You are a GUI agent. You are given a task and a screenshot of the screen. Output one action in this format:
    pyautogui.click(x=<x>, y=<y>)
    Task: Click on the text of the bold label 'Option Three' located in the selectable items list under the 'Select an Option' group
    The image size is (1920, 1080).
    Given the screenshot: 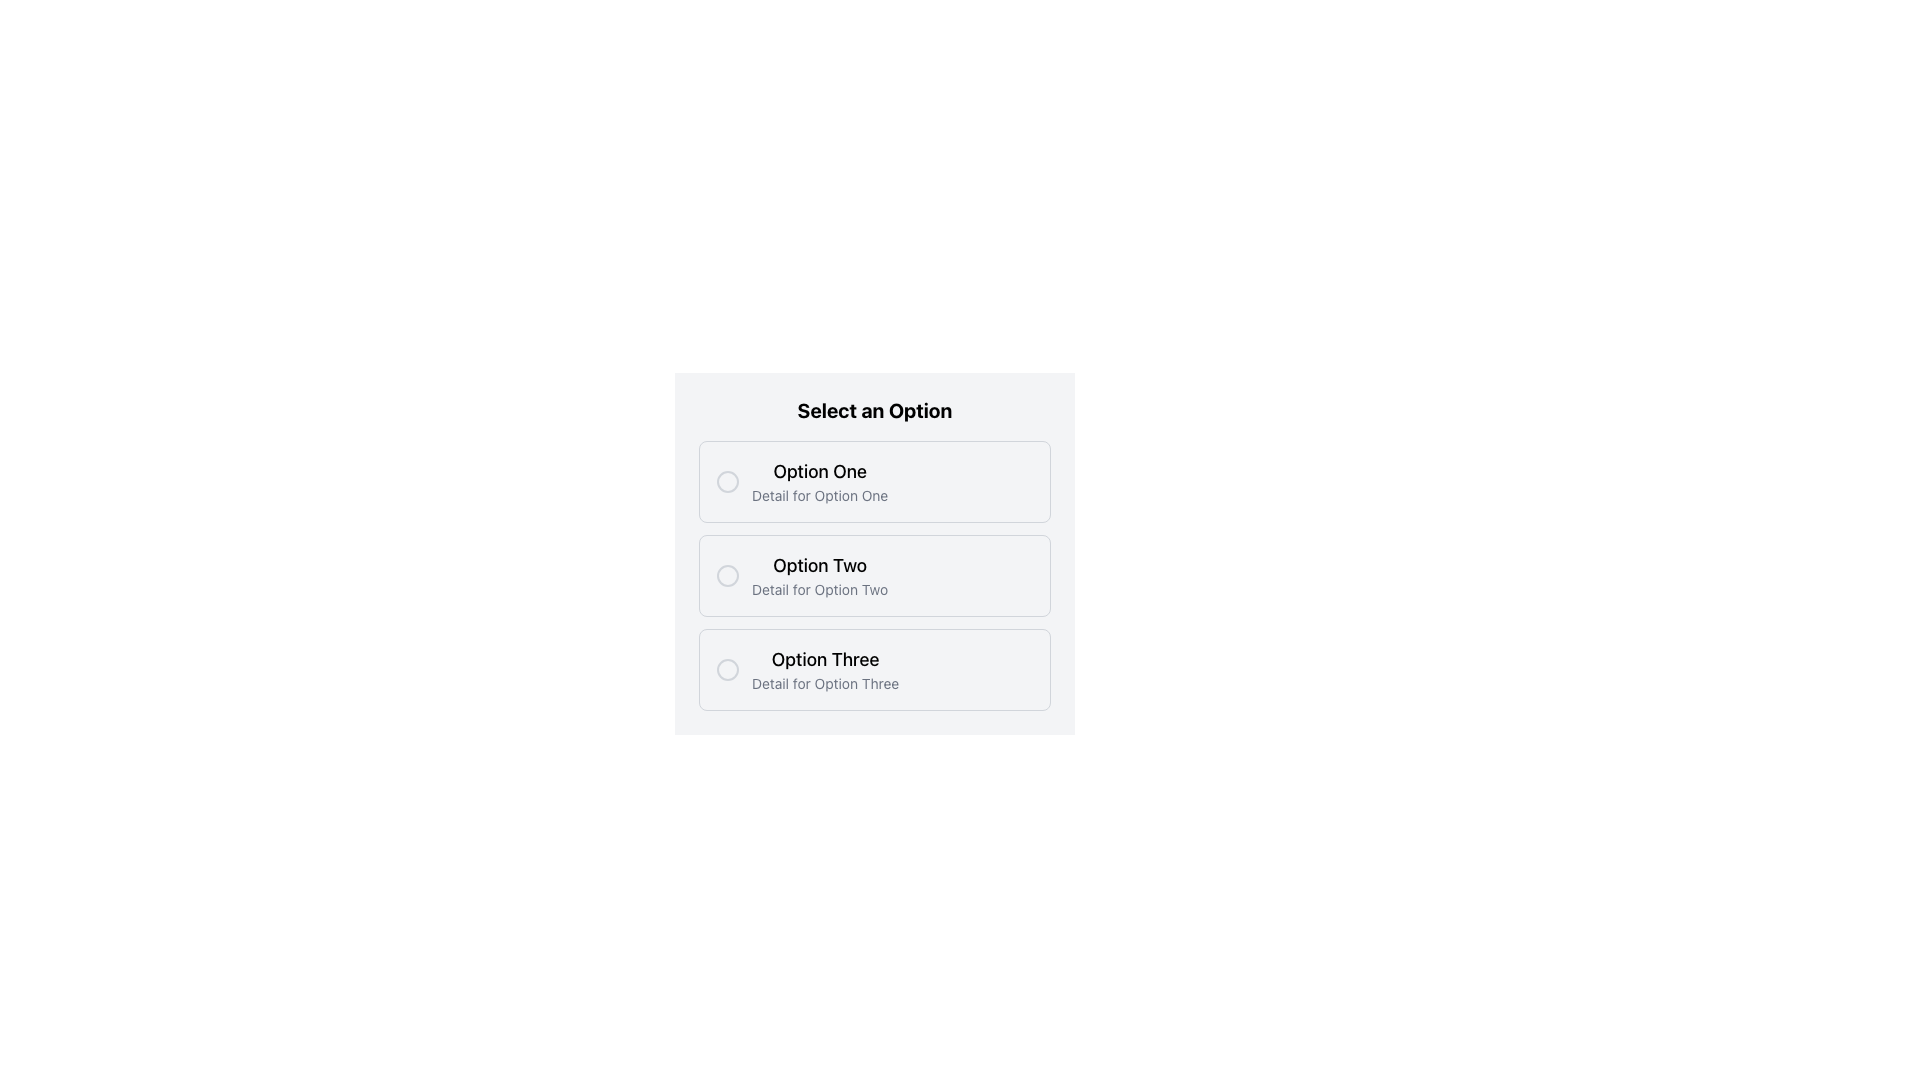 What is the action you would take?
    pyautogui.click(x=825, y=659)
    